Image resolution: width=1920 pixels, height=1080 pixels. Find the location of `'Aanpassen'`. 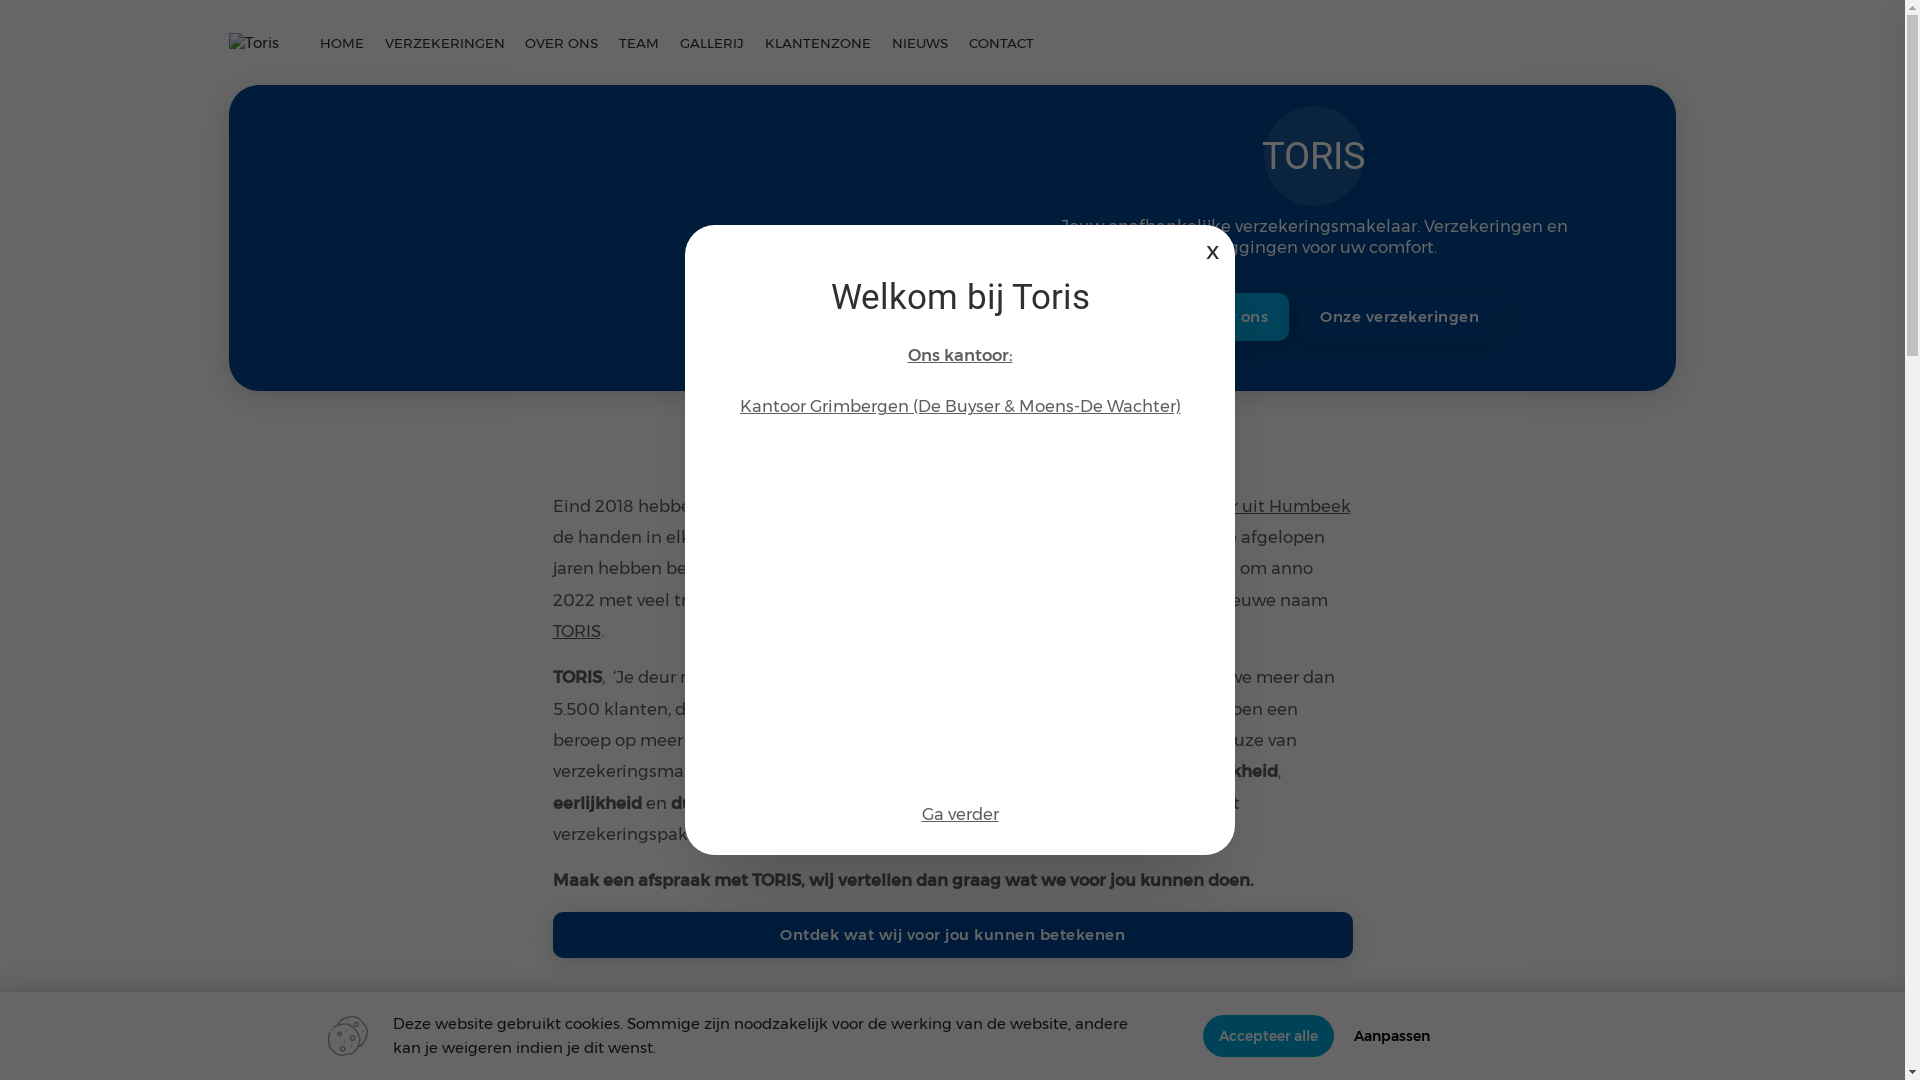

'Aanpassen' is located at coordinates (1391, 1035).